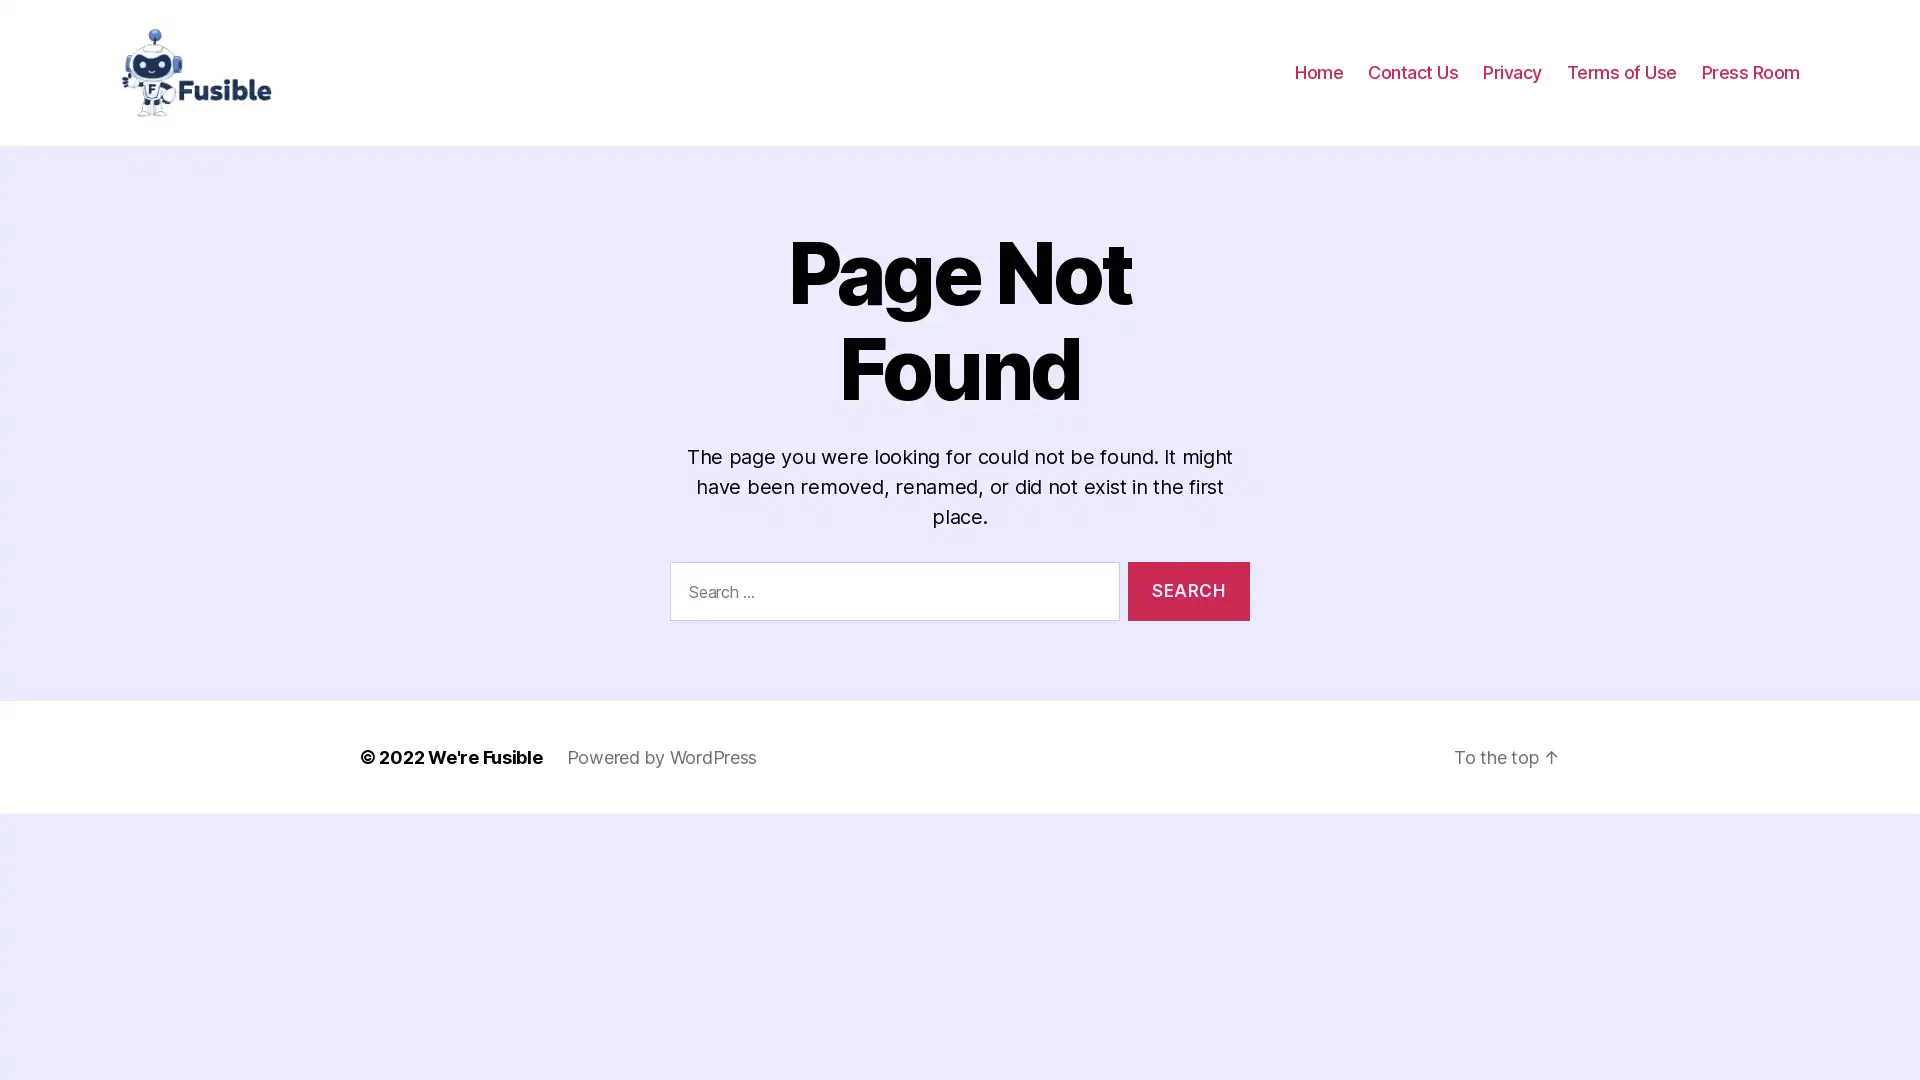  What do you see at coordinates (1188, 589) in the screenshot?
I see `Search` at bounding box center [1188, 589].